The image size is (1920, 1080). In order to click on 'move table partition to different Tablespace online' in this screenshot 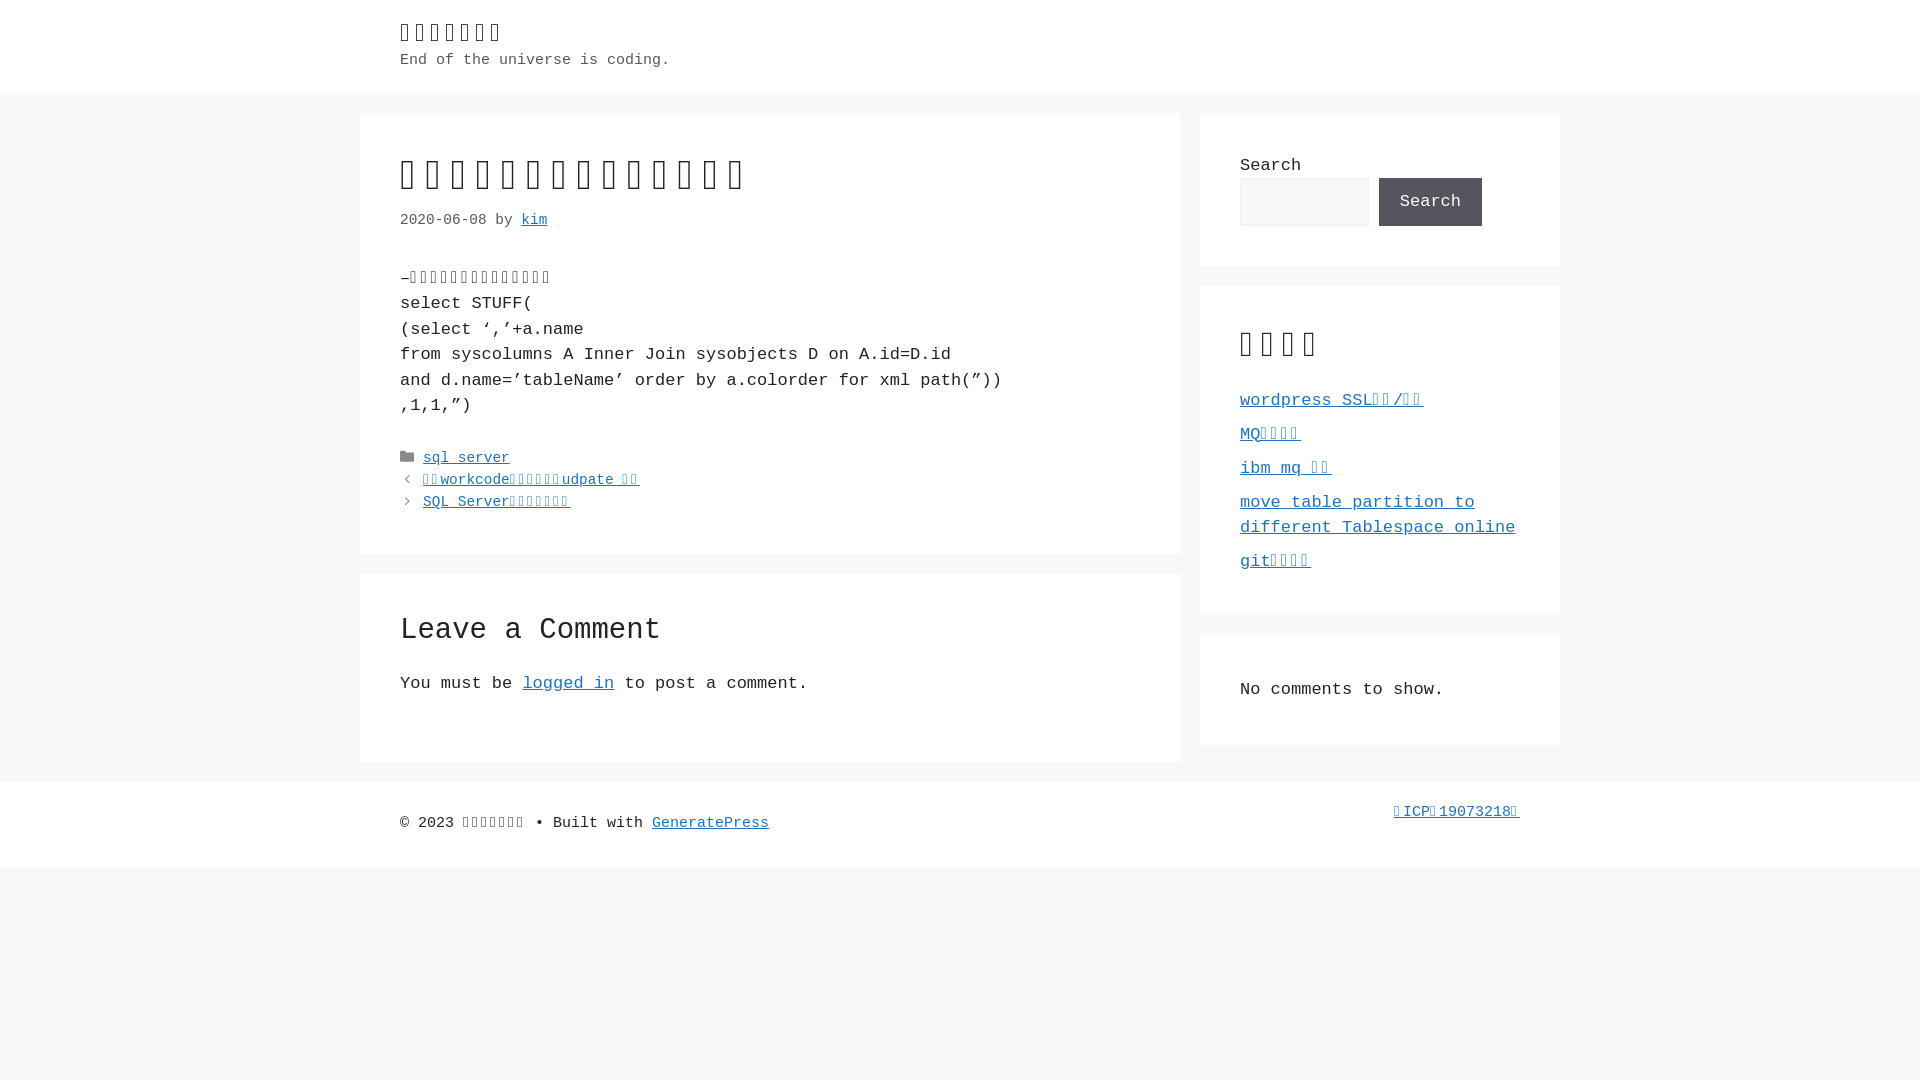, I will do `click(1376, 513)`.